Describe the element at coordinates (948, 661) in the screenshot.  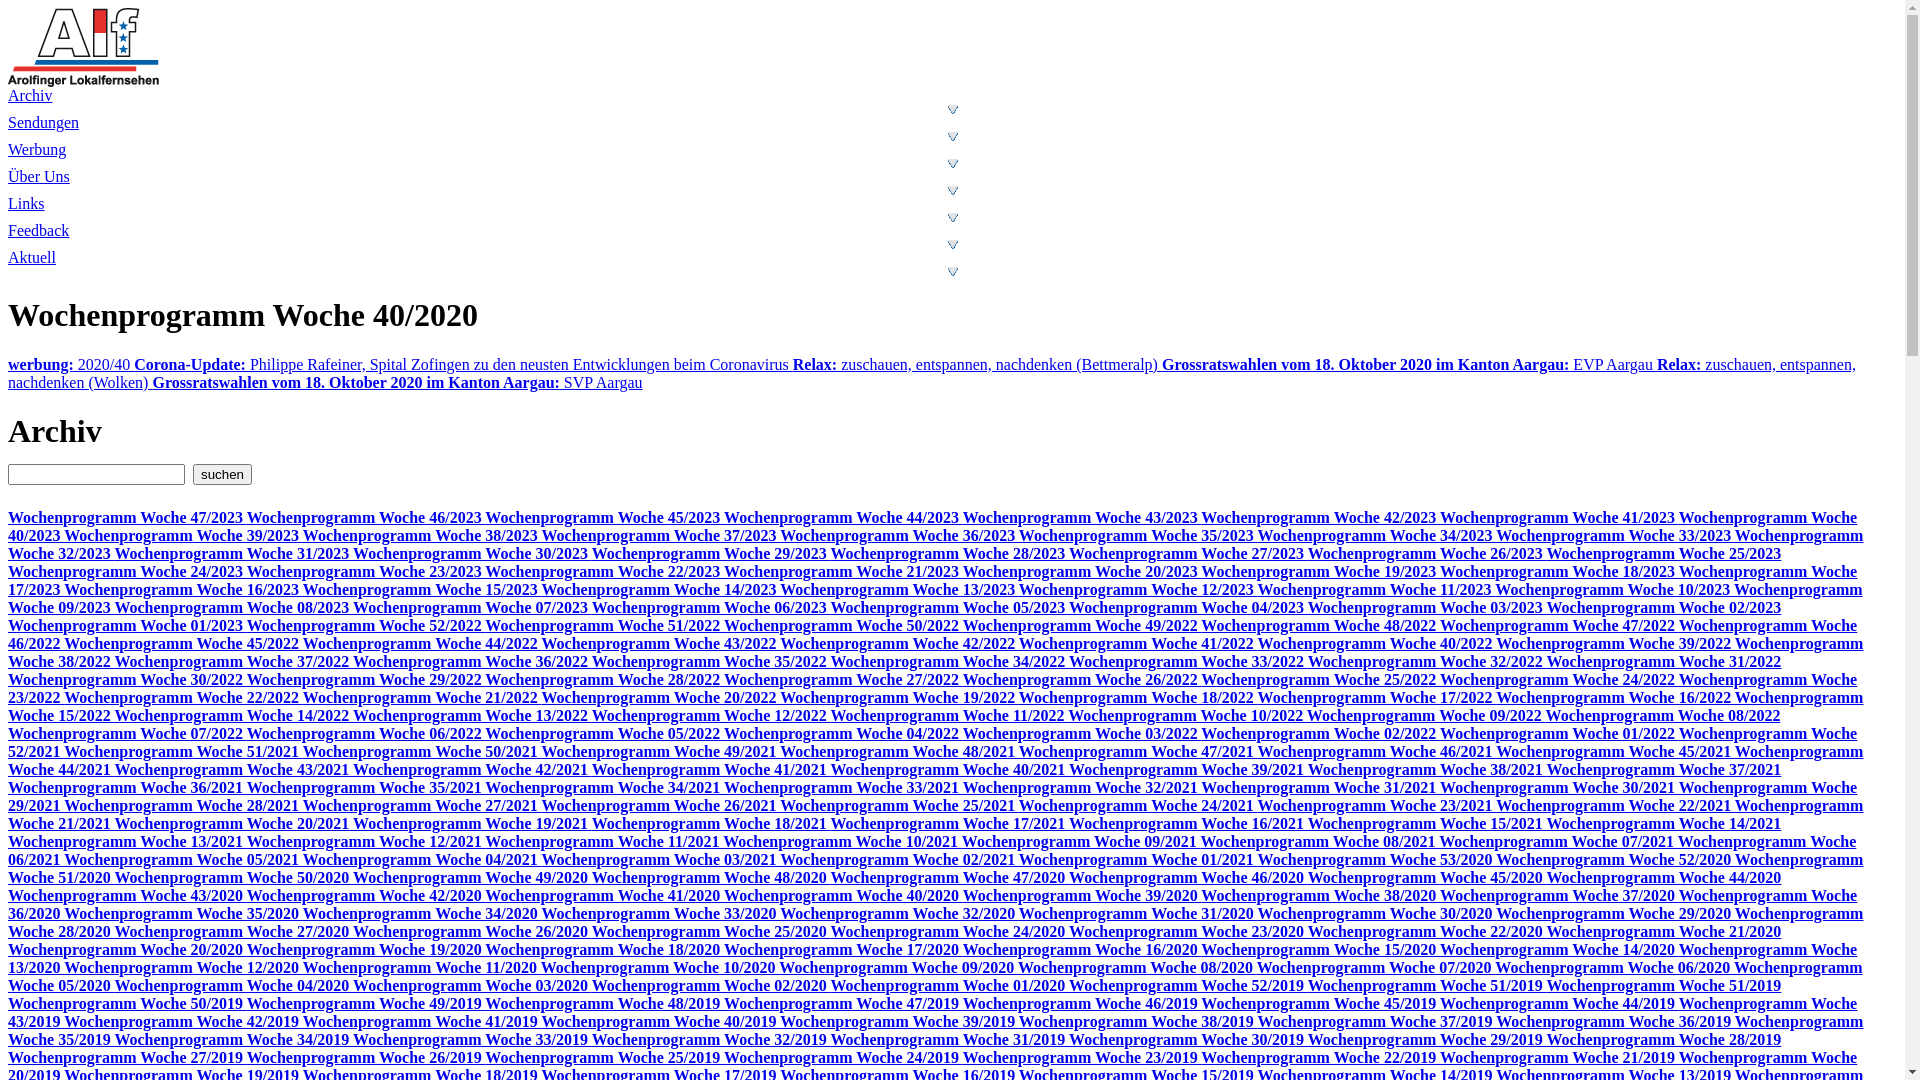
I see `'Wochenprogramm Woche 34/2022'` at that location.